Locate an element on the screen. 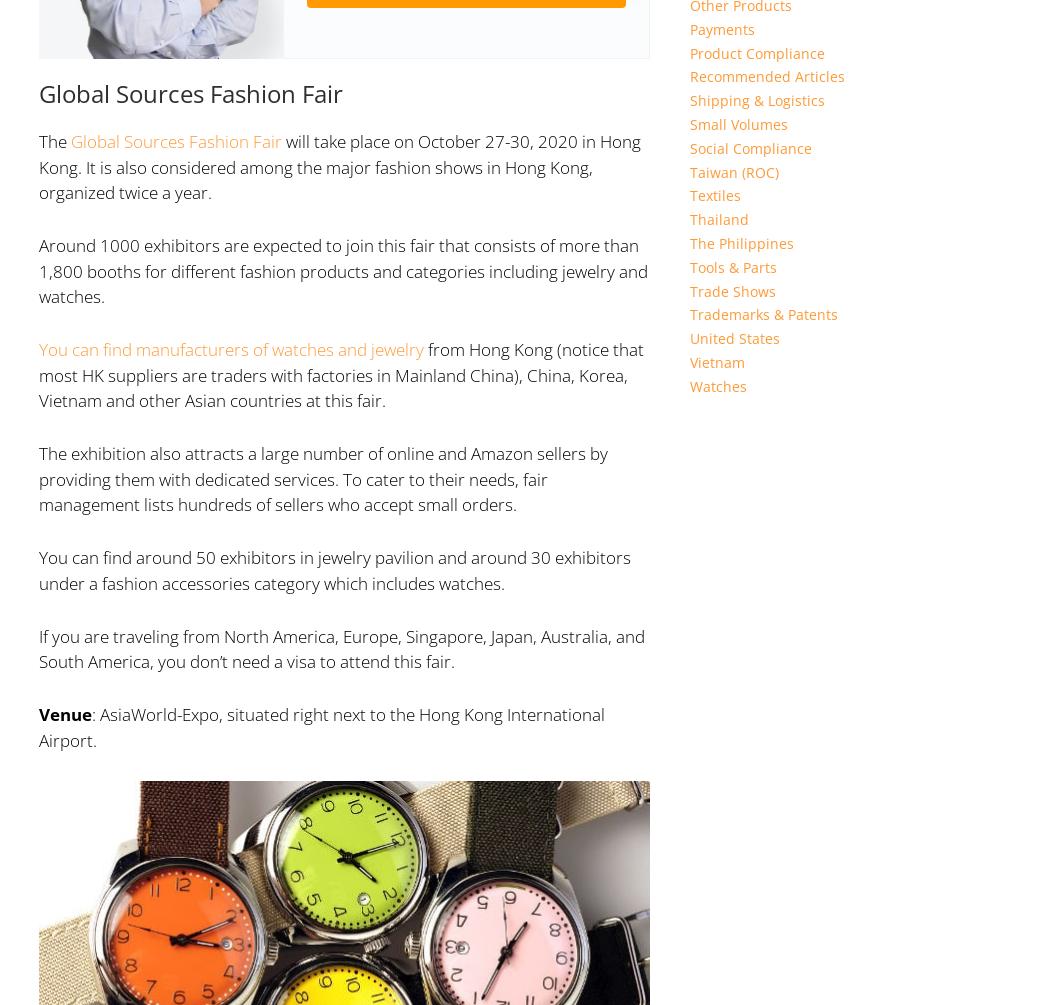  ': AsiaWorld-Expo, situated right next to the Hong Kong International Airport.' is located at coordinates (321, 727).